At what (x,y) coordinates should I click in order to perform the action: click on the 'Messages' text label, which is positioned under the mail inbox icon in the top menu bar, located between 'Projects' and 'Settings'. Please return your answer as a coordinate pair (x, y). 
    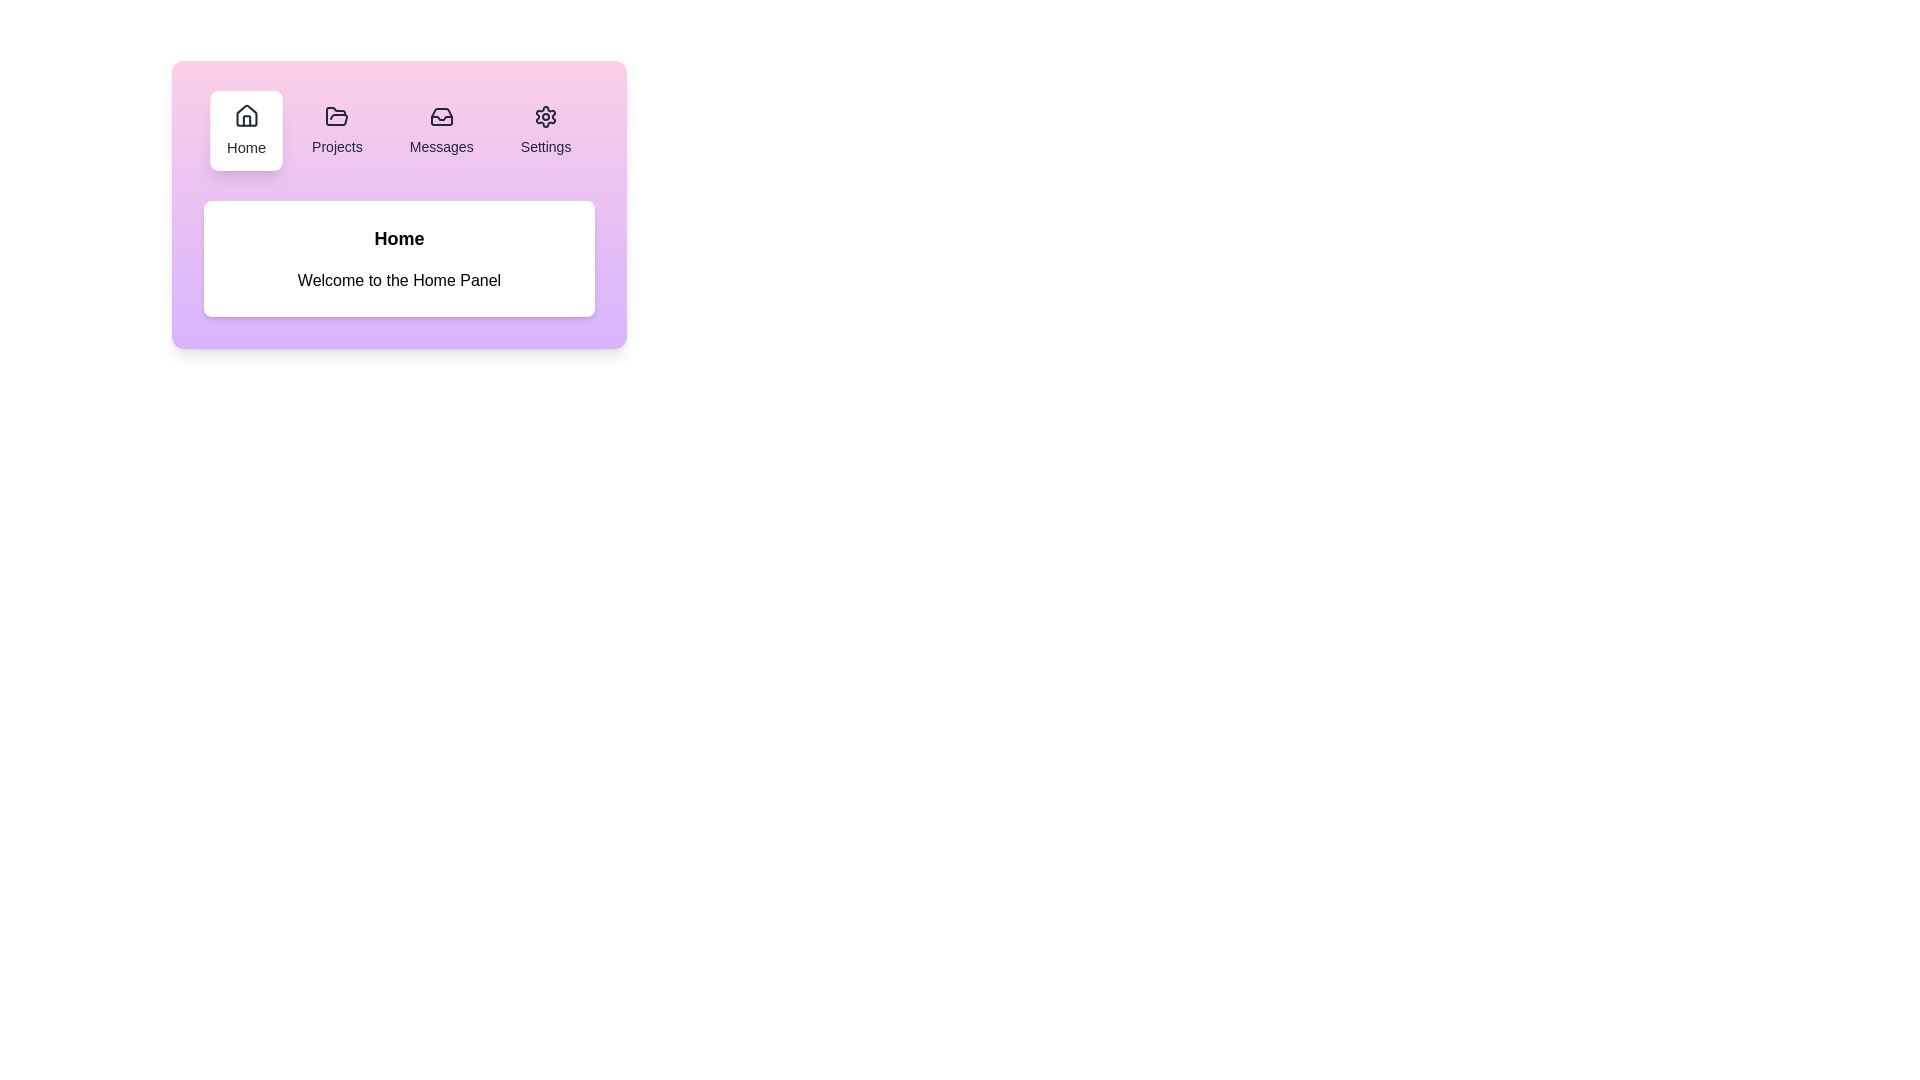
    Looking at the image, I should click on (440, 145).